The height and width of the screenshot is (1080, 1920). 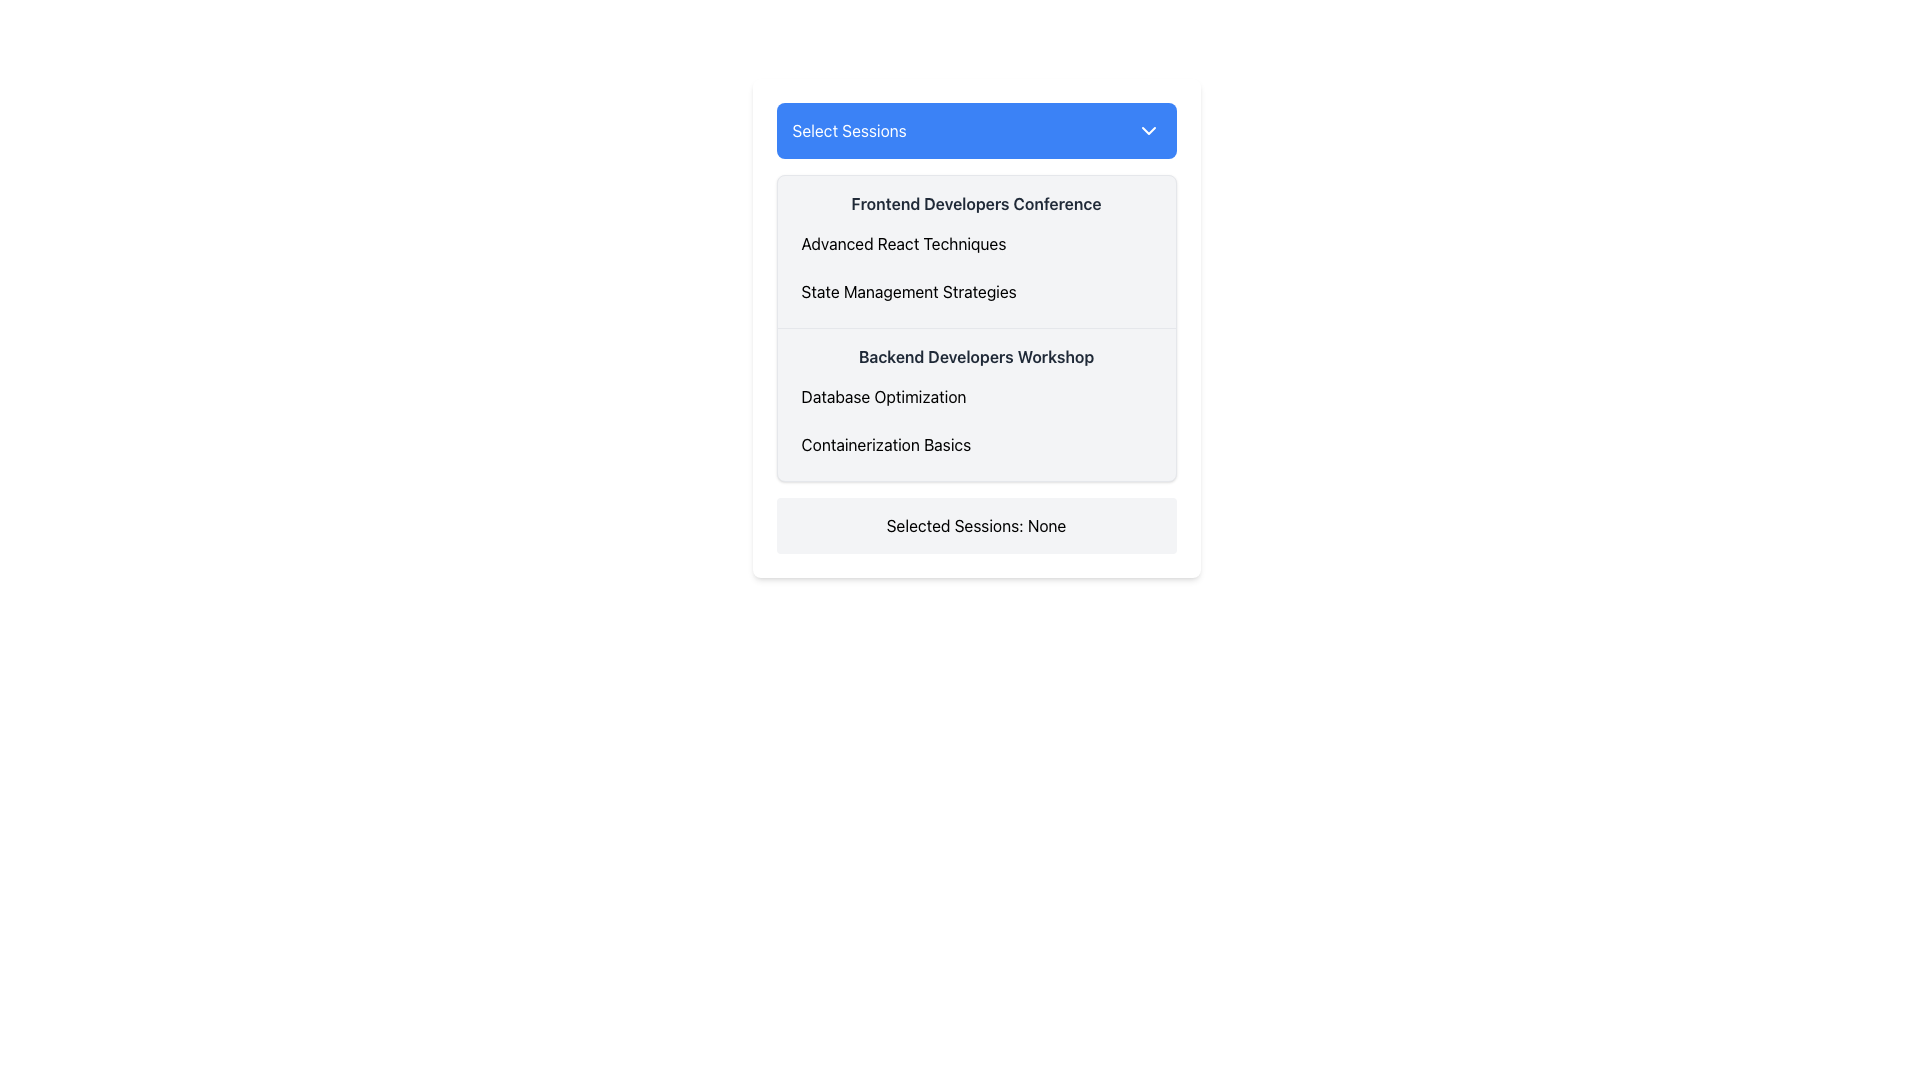 What do you see at coordinates (976, 204) in the screenshot?
I see `the static text label displaying 'Frontend Developers Conference', which is prominently styled in bold dark gray against a light gray background, located near the top of the list interface below the 'Select Sessions' dropdown menu` at bounding box center [976, 204].